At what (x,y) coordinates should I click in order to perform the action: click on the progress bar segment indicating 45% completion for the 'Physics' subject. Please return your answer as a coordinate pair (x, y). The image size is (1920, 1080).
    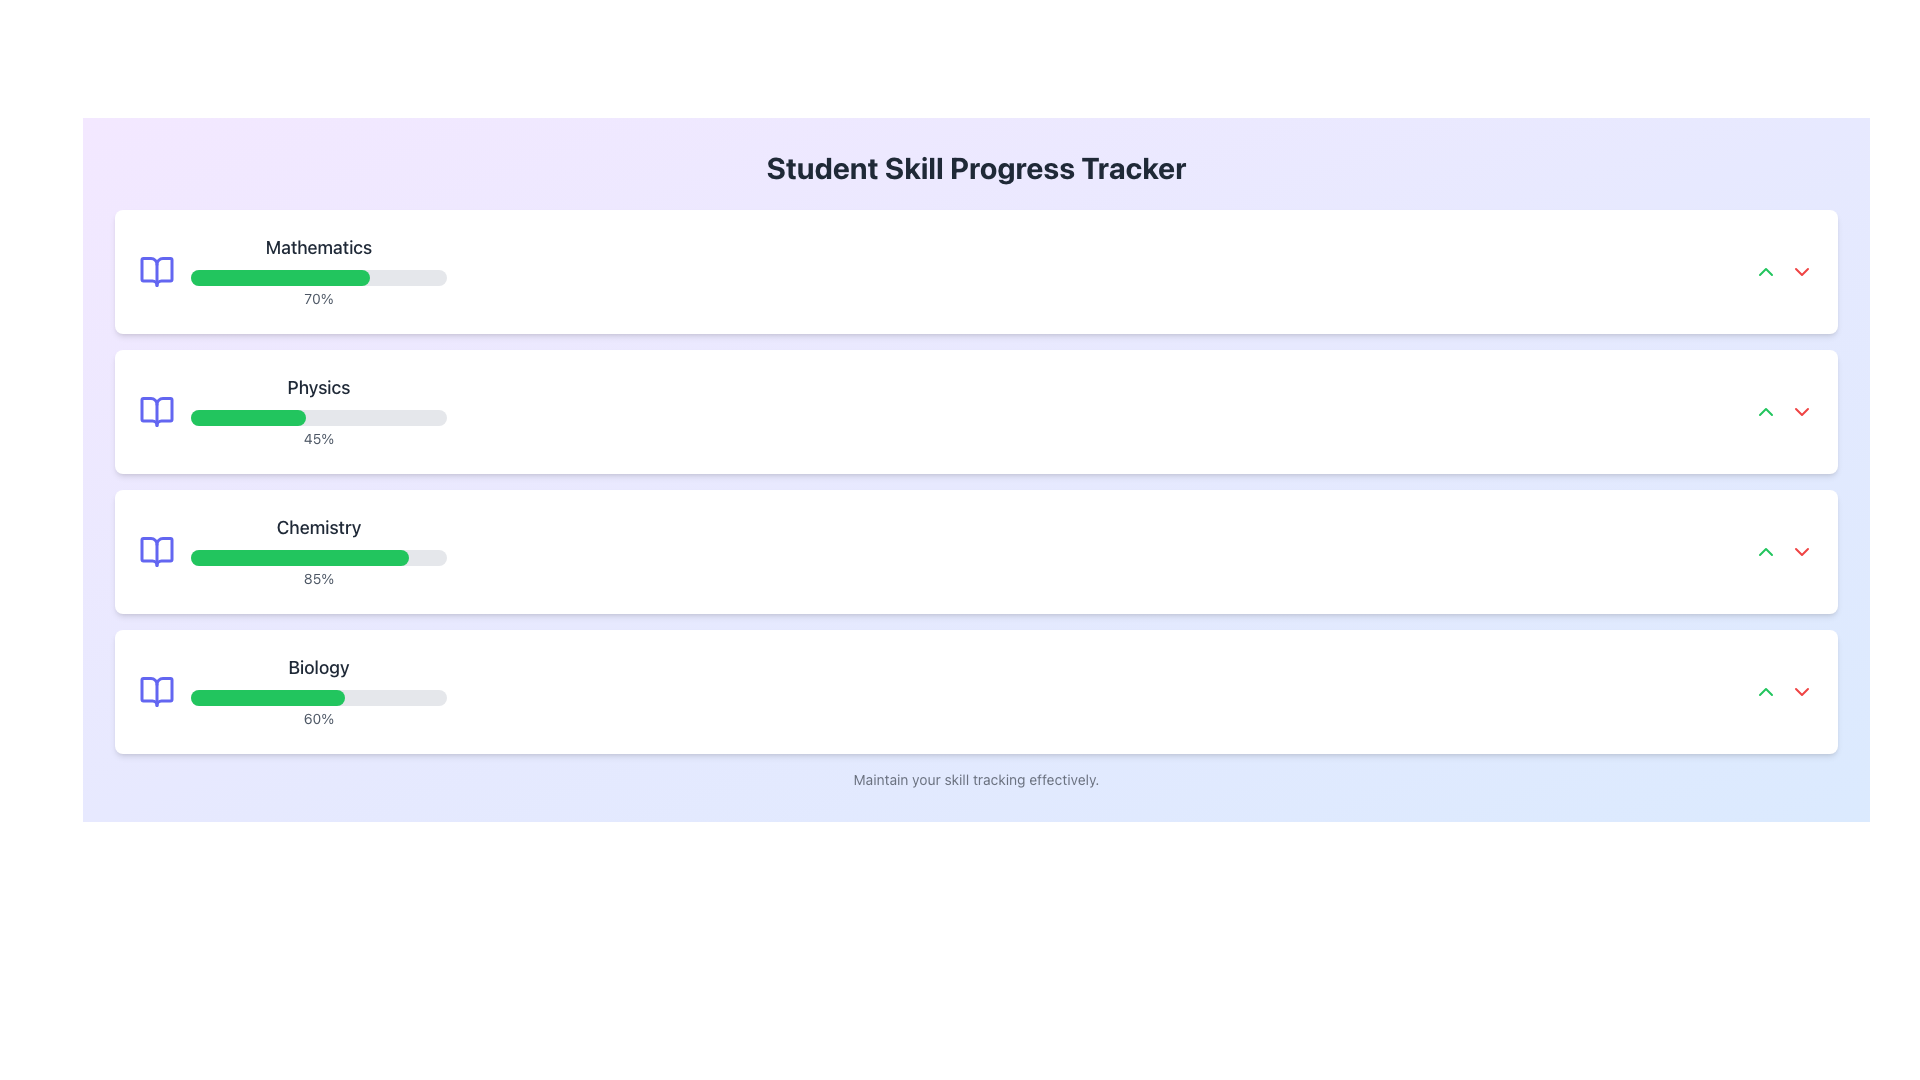
    Looking at the image, I should click on (247, 416).